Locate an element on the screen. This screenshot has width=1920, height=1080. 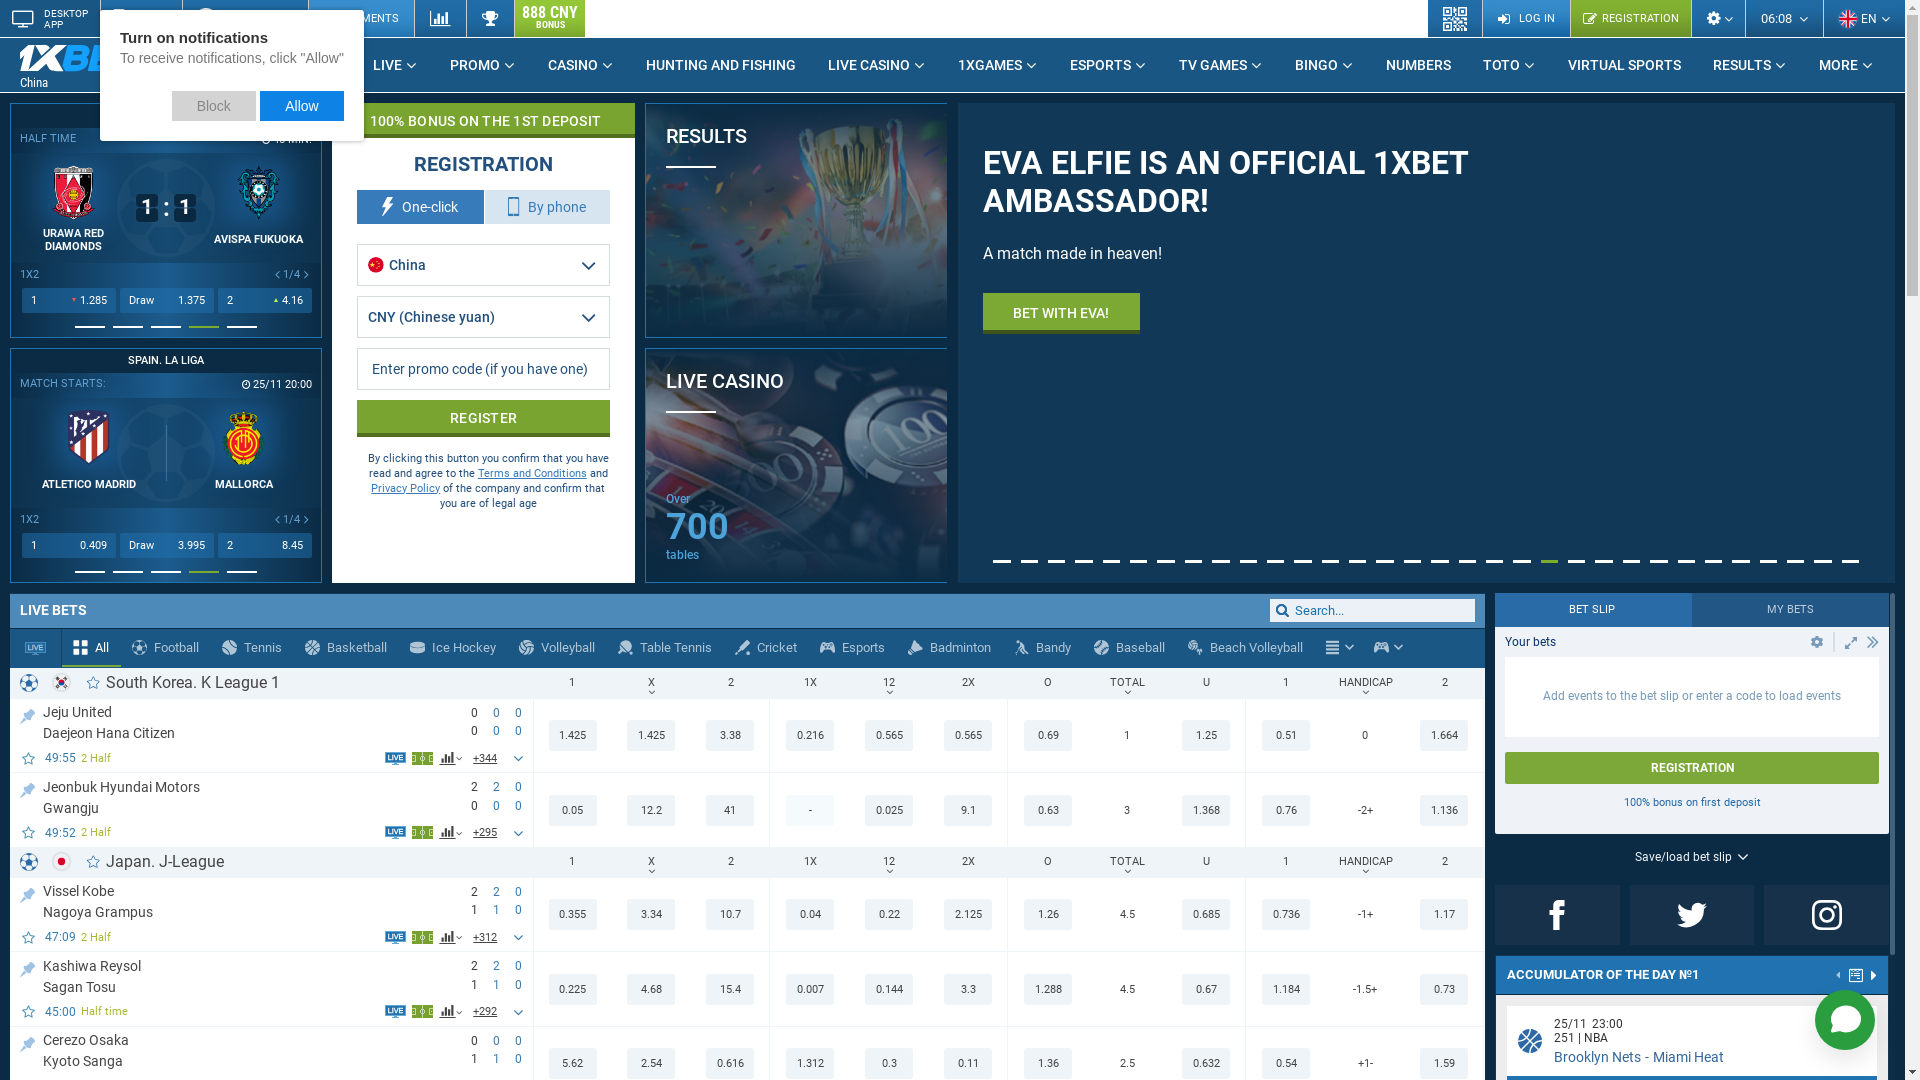
'+292' is located at coordinates (466, 1011).